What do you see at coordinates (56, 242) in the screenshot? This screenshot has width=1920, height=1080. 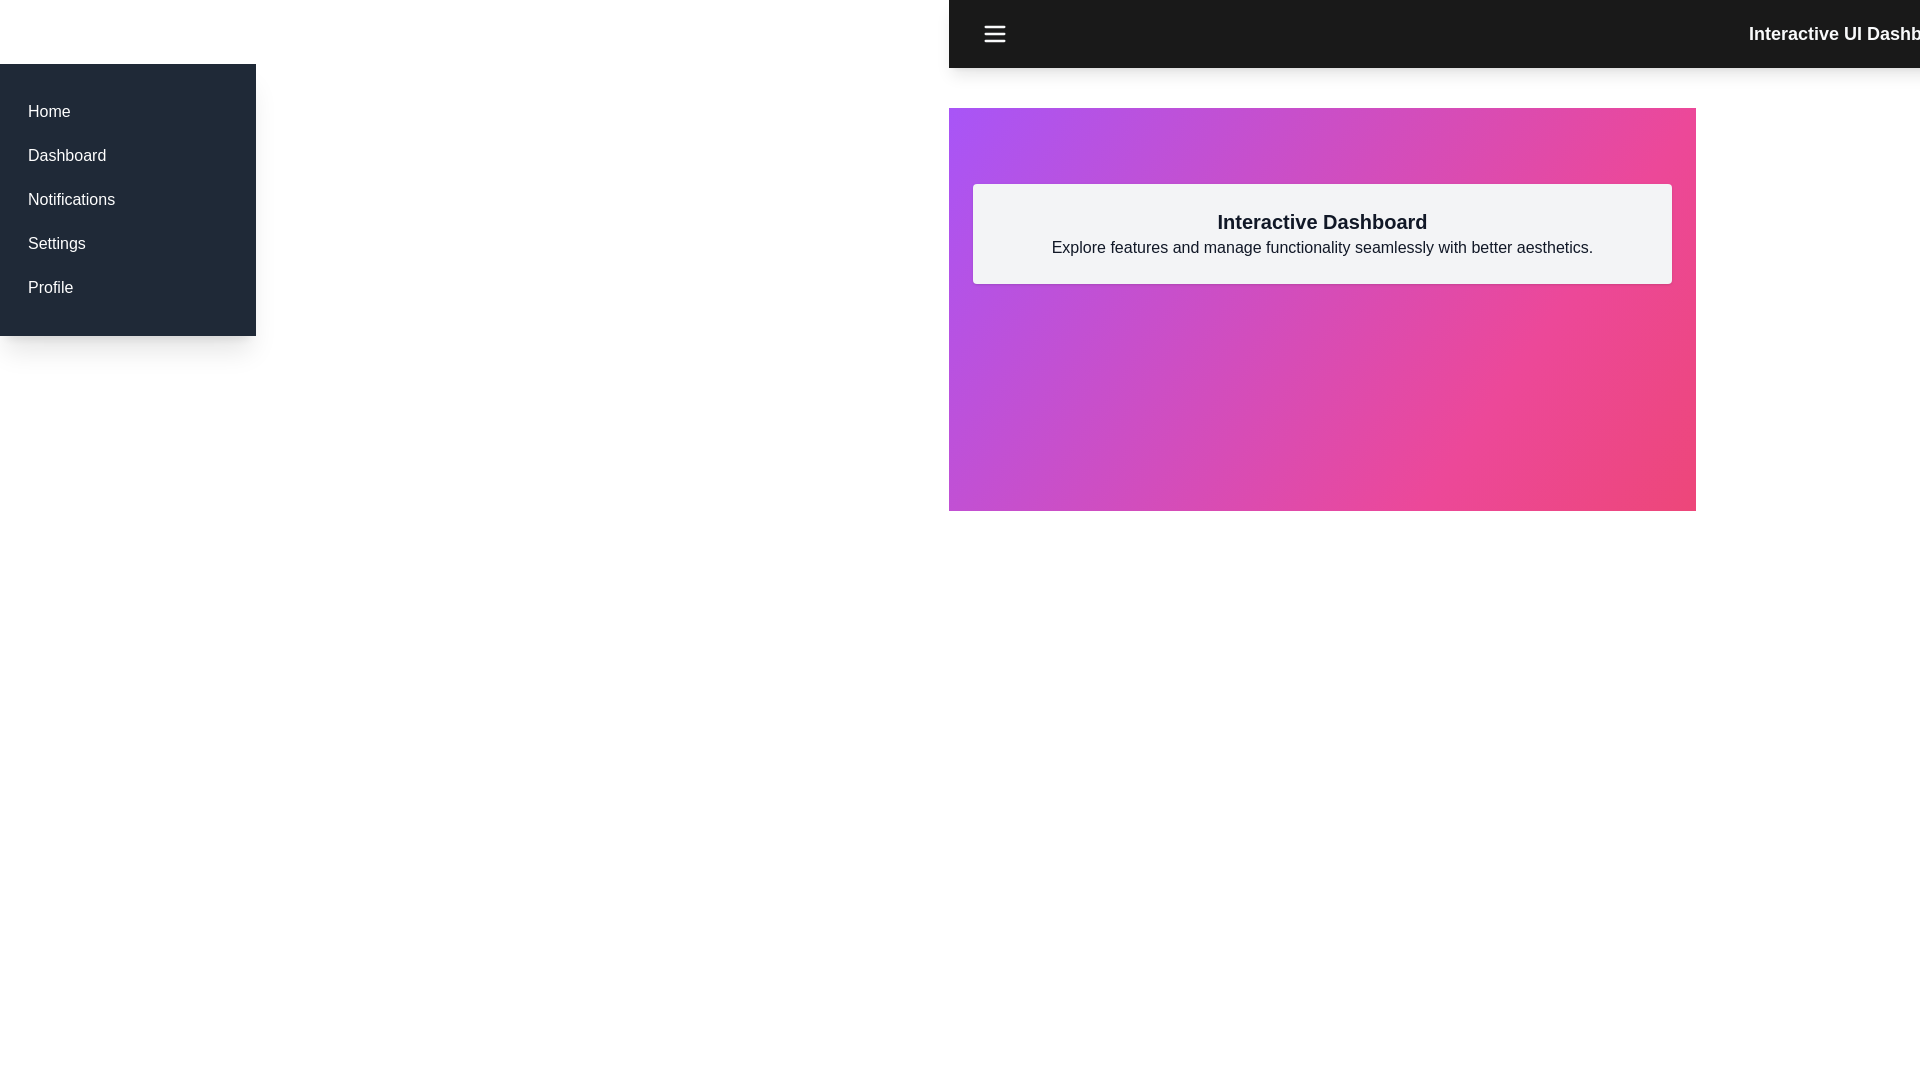 I see `the menu item Settings from the side navigation menu` at bounding box center [56, 242].